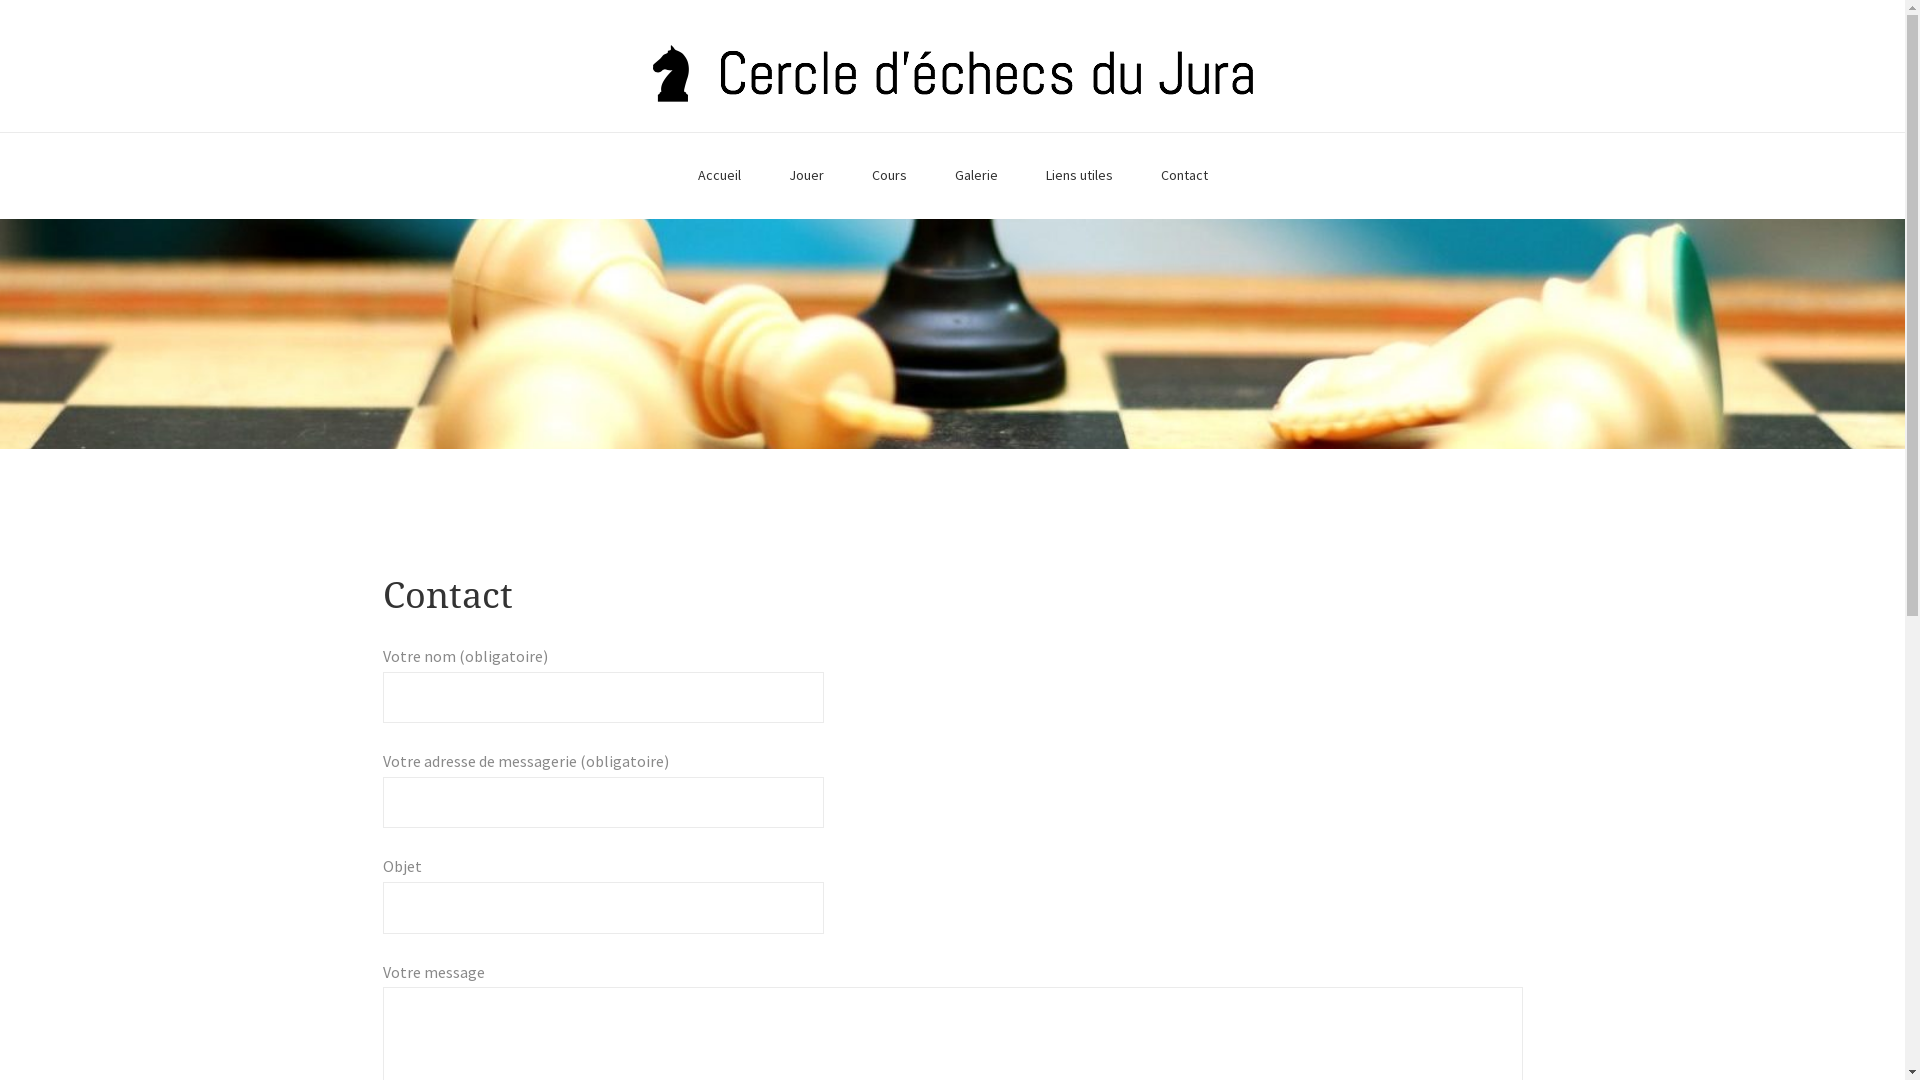 Image resolution: width=1920 pixels, height=1080 pixels. Describe the element at coordinates (1078, 175) in the screenshot. I see `'Liens utiles'` at that location.